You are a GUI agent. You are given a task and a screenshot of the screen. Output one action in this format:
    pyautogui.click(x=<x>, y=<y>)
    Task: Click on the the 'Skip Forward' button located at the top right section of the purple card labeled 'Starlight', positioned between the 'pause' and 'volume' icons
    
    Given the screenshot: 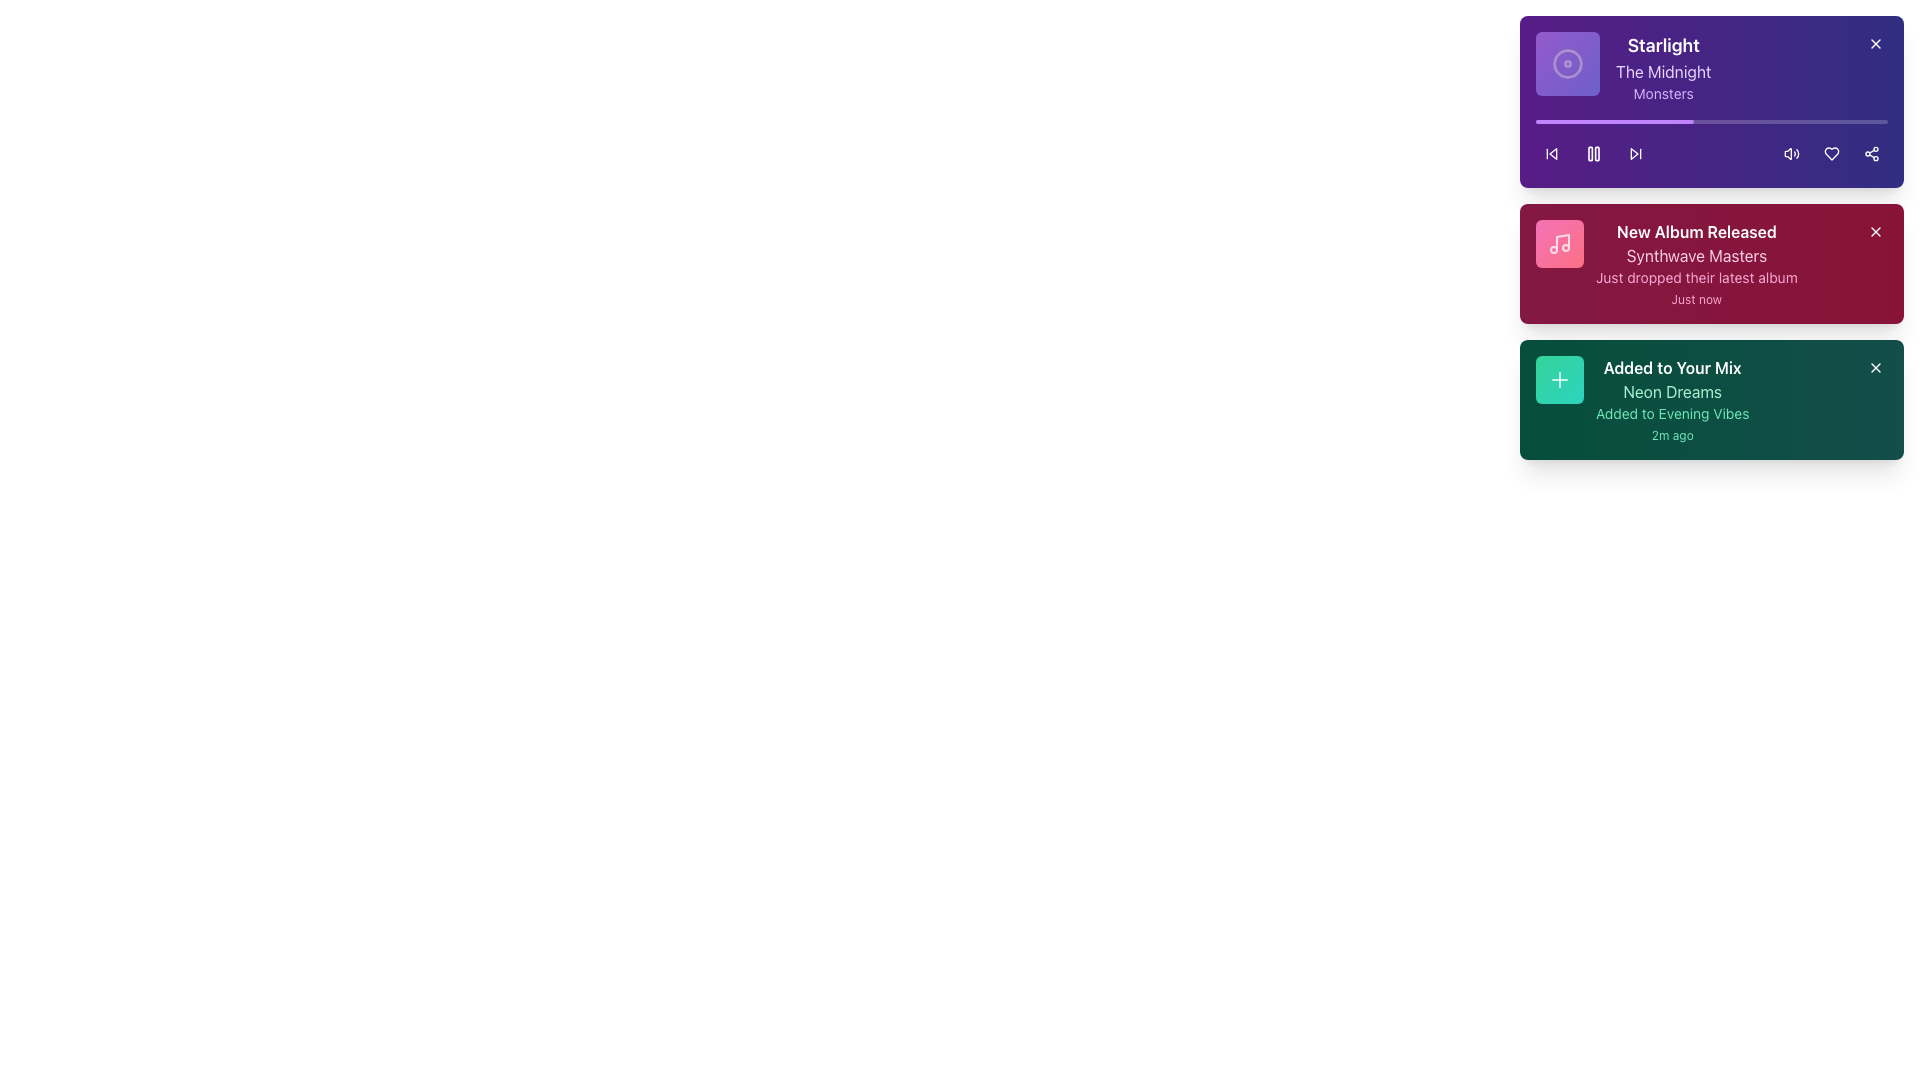 What is the action you would take?
    pyautogui.click(x=1636, y=153)
    